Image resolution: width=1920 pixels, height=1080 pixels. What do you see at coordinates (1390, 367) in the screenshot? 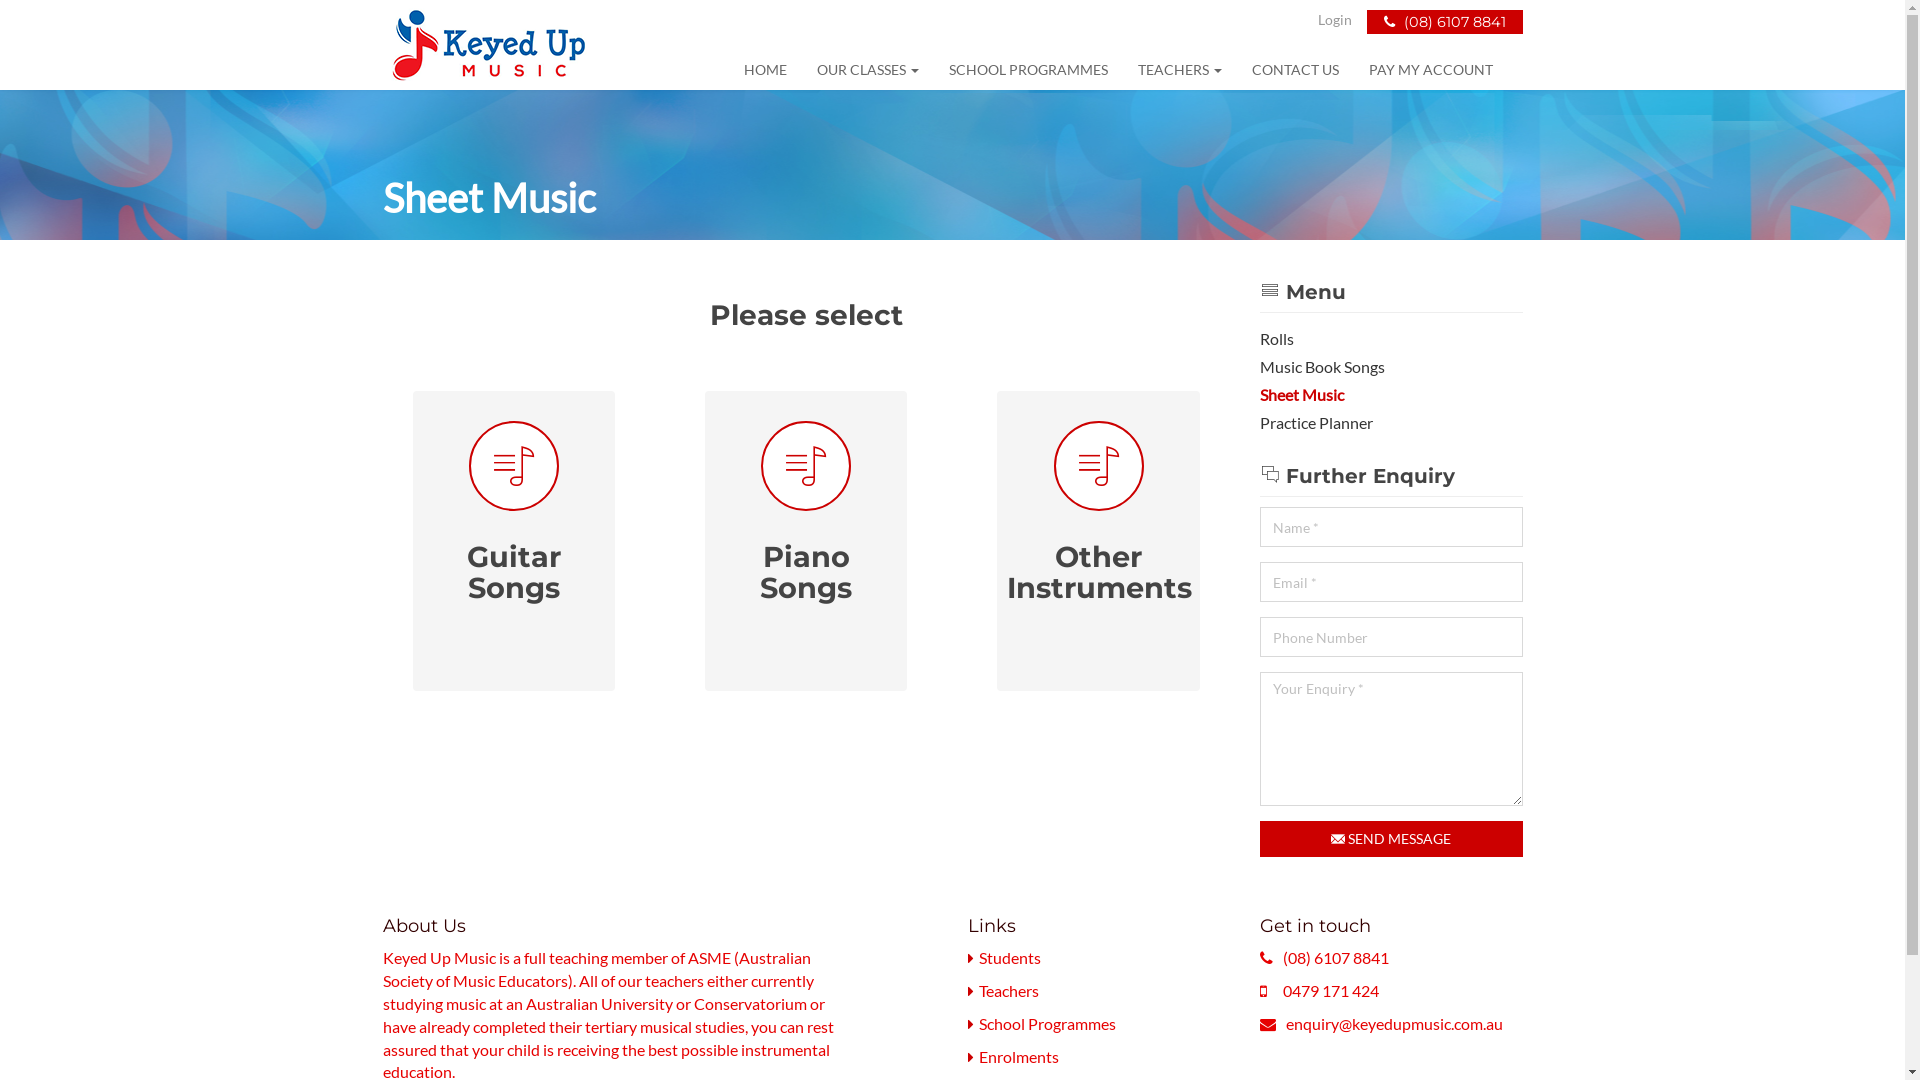
I see `'Music Book Songs'` at bounding box center [1390, 367].